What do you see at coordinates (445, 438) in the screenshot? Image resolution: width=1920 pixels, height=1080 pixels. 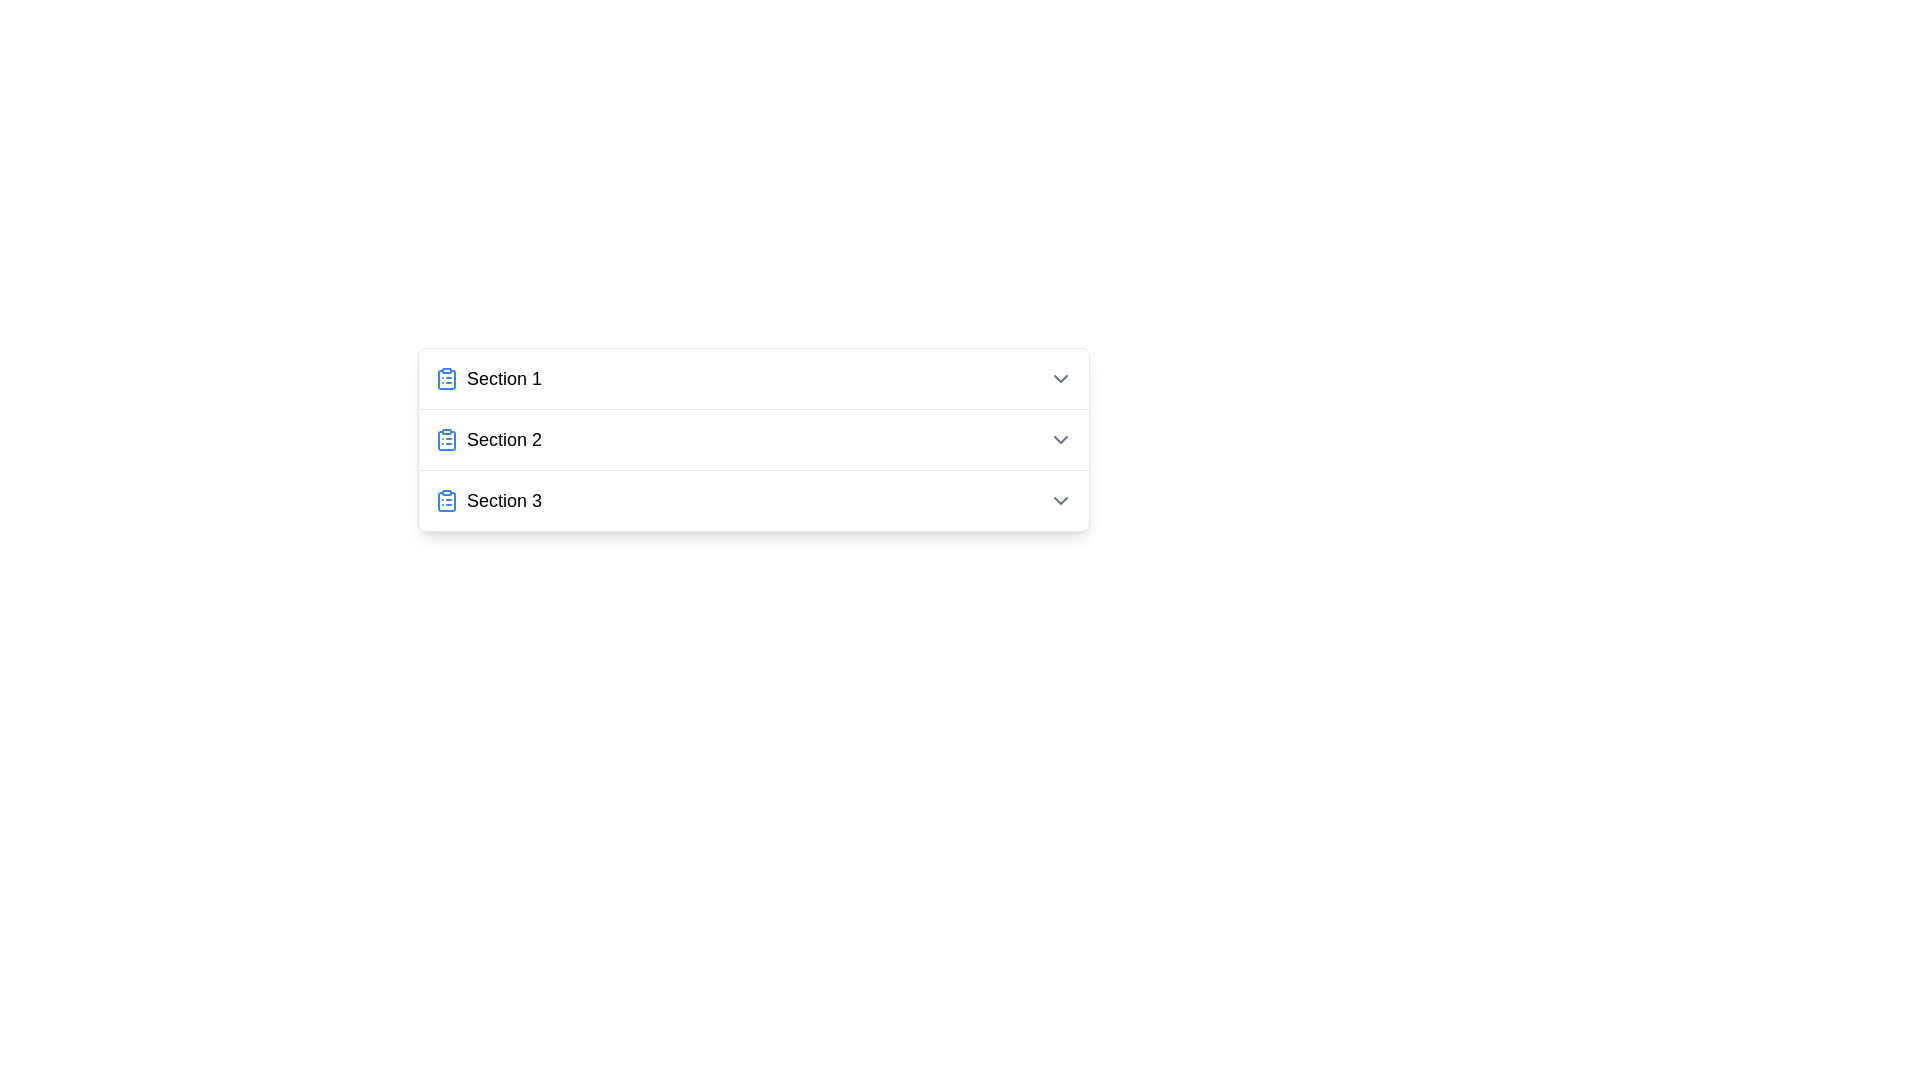 I see `the blue clipboard icon located to the left of the text 'Section 2' in the vertically stacked list of sections` at bounding box center [445, 438].